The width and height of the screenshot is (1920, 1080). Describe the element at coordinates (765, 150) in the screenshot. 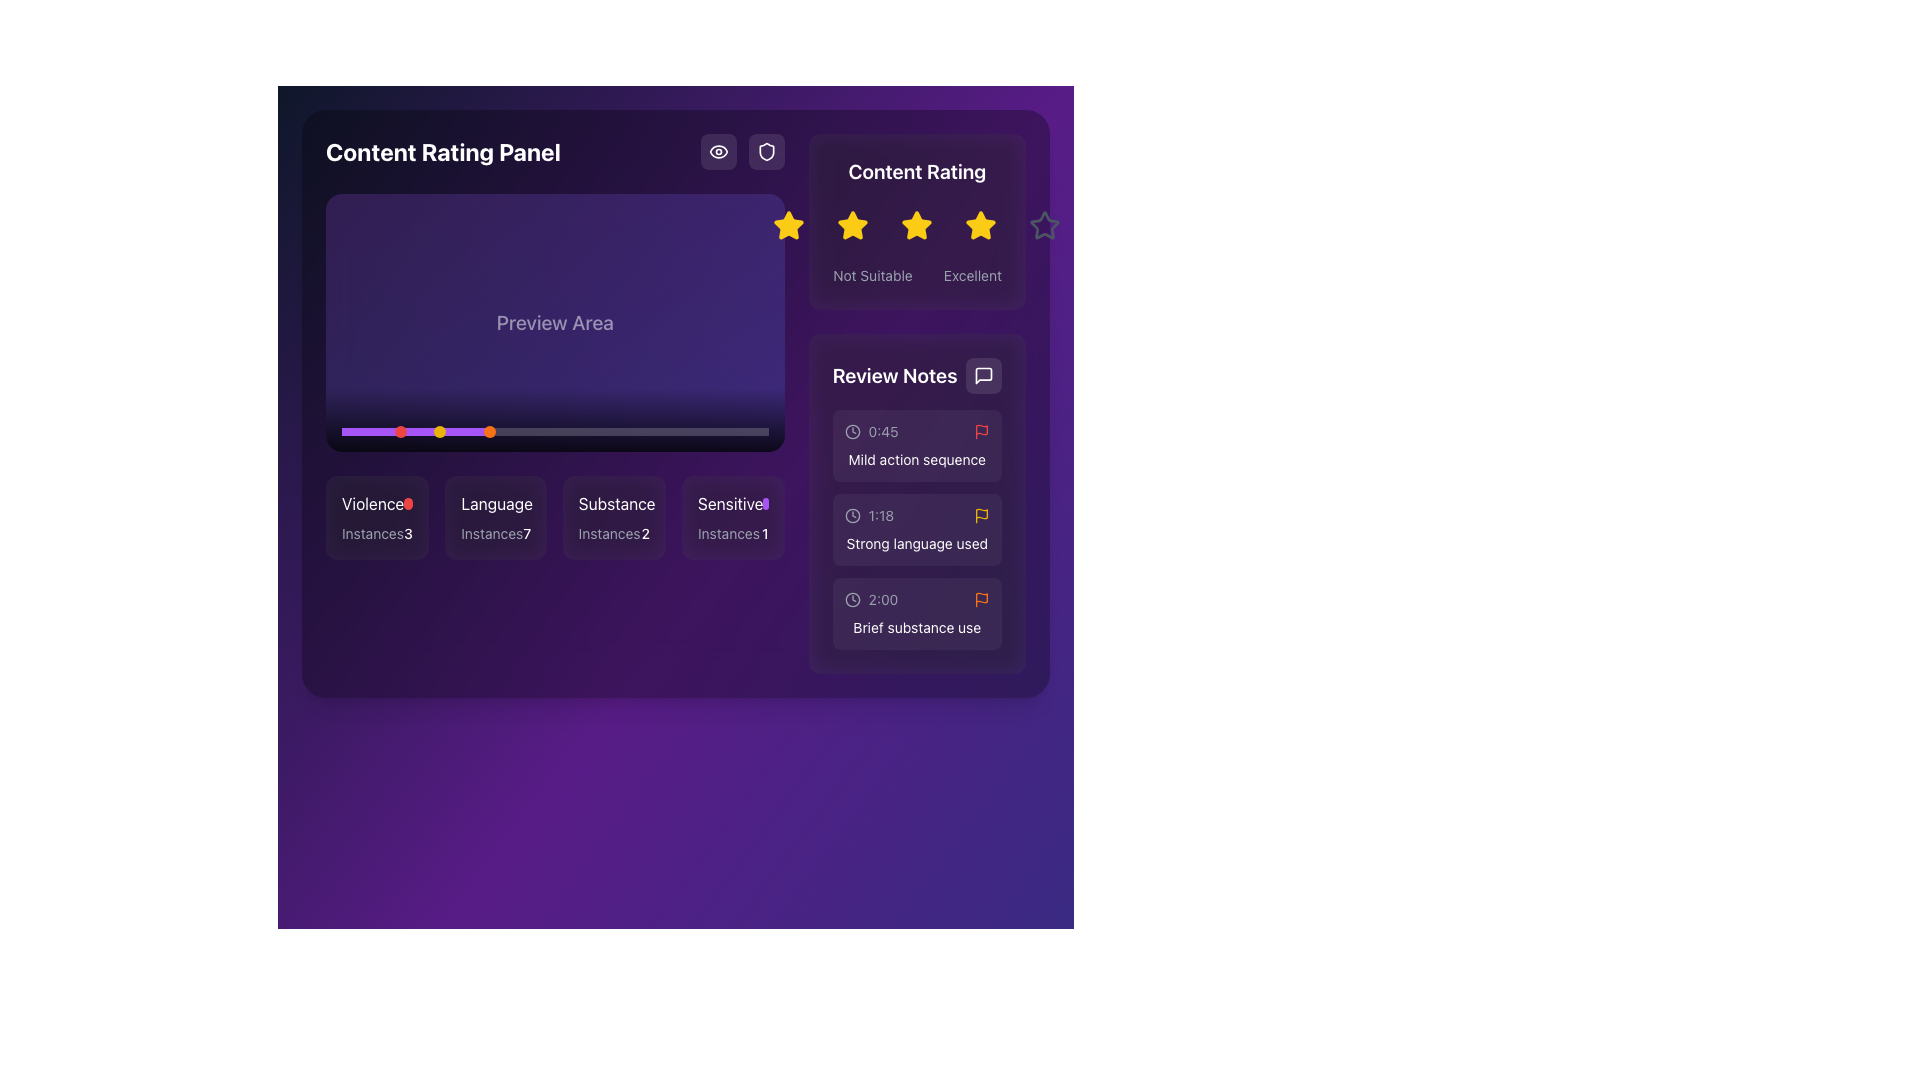

I see `the security icon located` at that location.